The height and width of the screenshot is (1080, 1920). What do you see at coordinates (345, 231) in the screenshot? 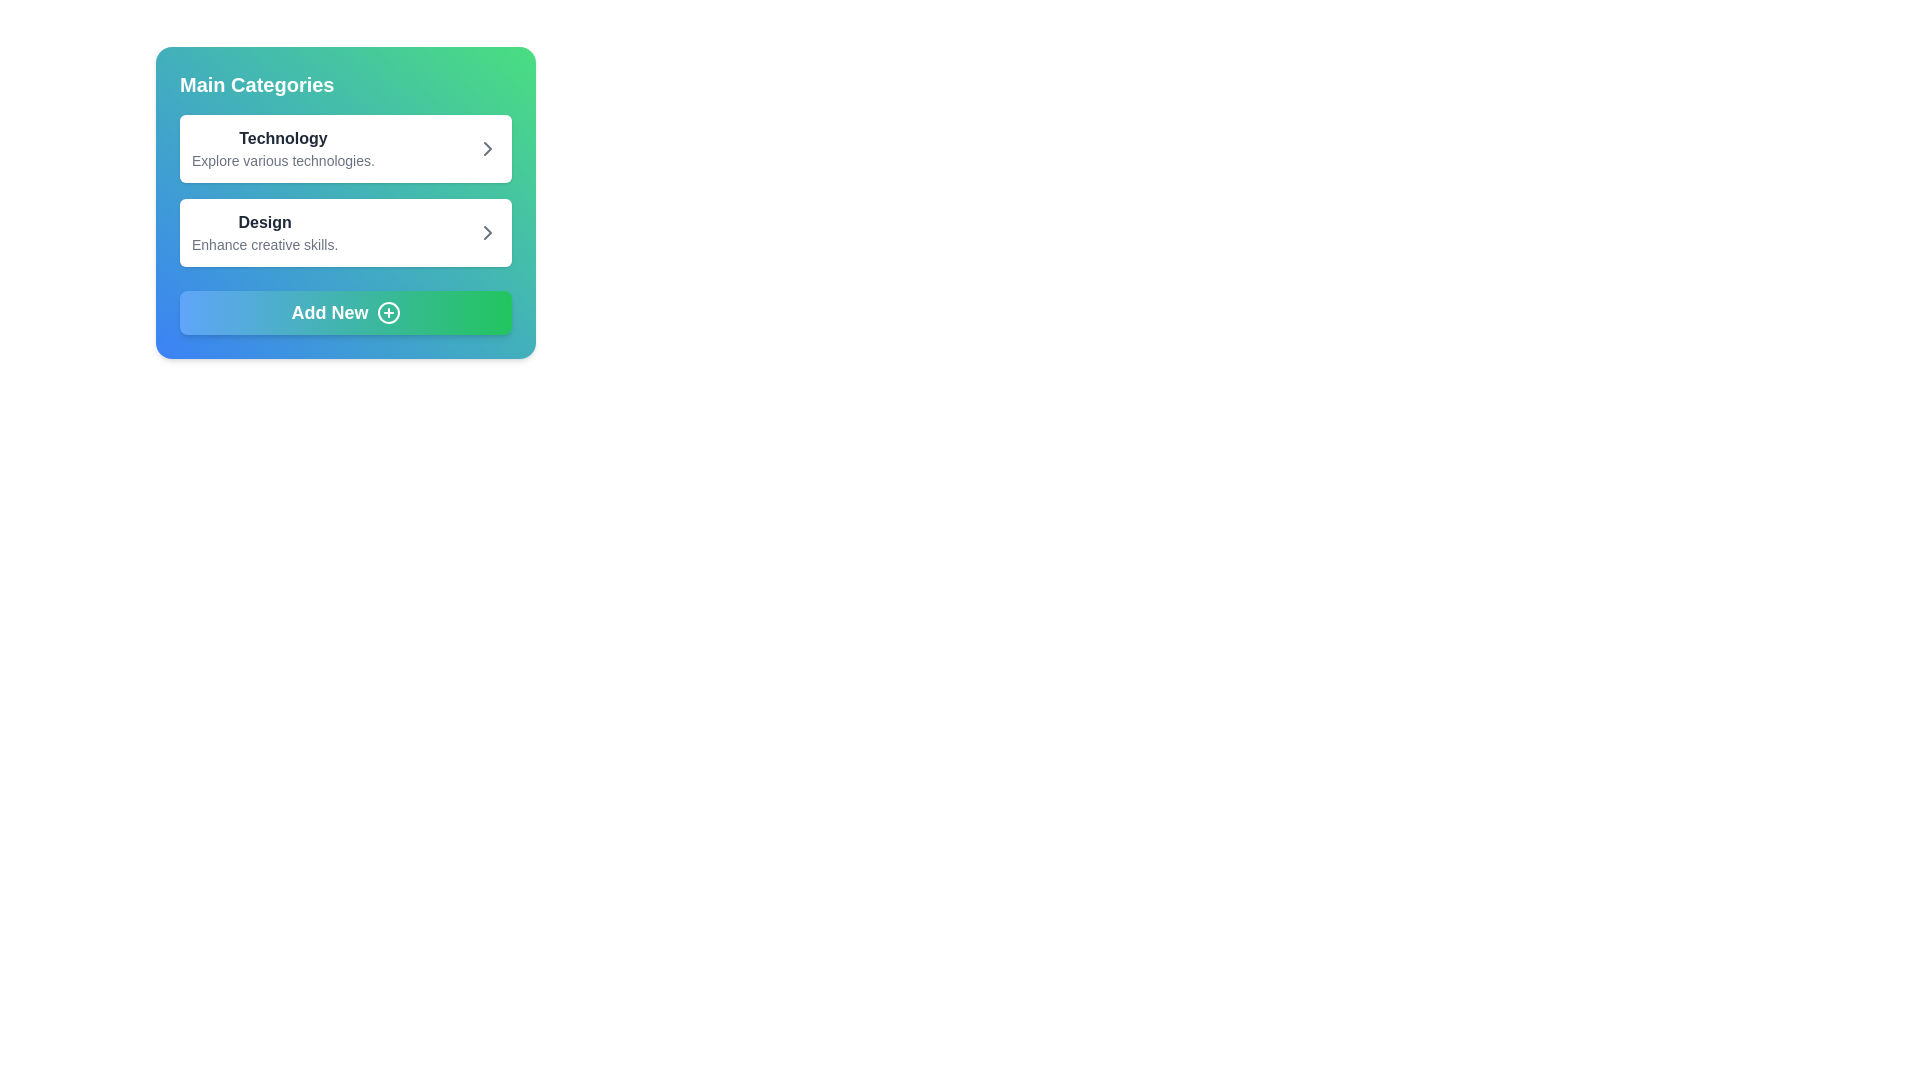
I see `the 'Design' clickable card located below the 'Technology' card in the 'Main Categories' section` at bounding box center [345, 231].